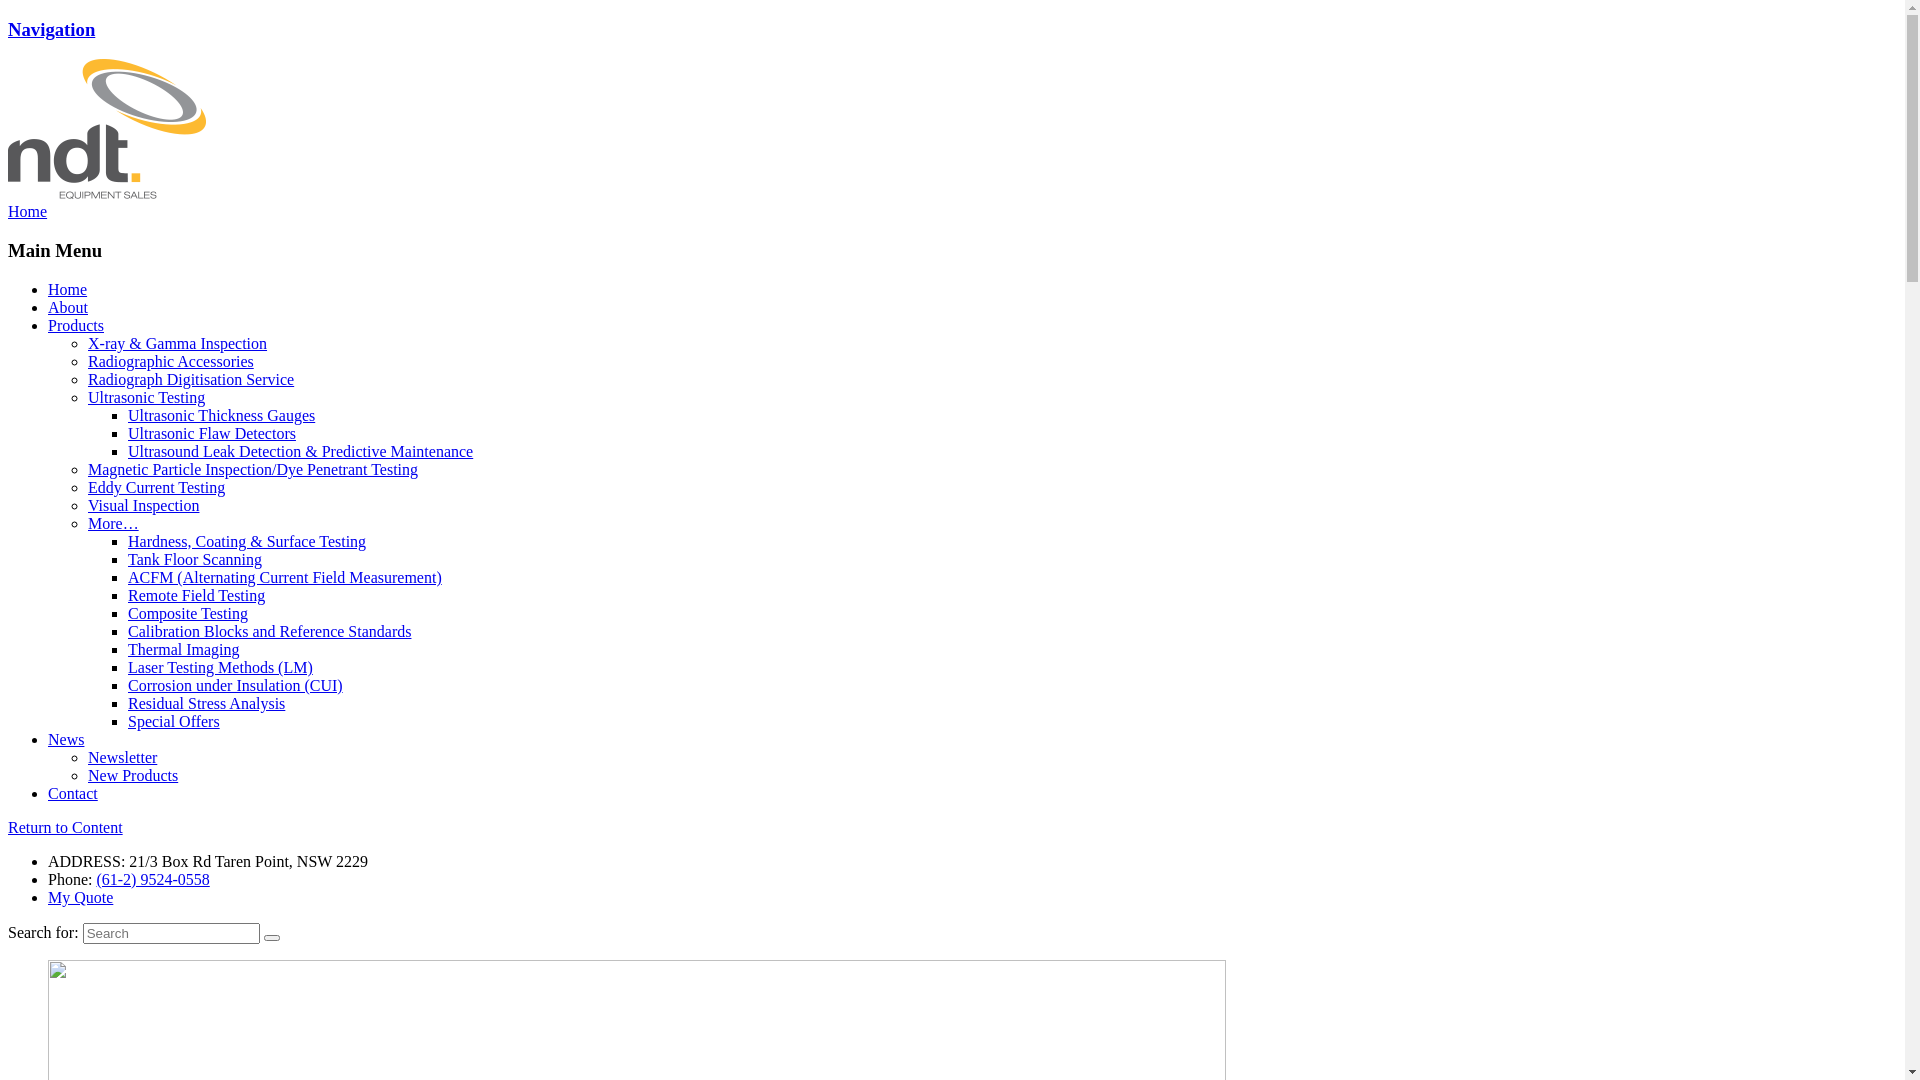  I want to click on 'Remote Field Testing', so click(196, 594).